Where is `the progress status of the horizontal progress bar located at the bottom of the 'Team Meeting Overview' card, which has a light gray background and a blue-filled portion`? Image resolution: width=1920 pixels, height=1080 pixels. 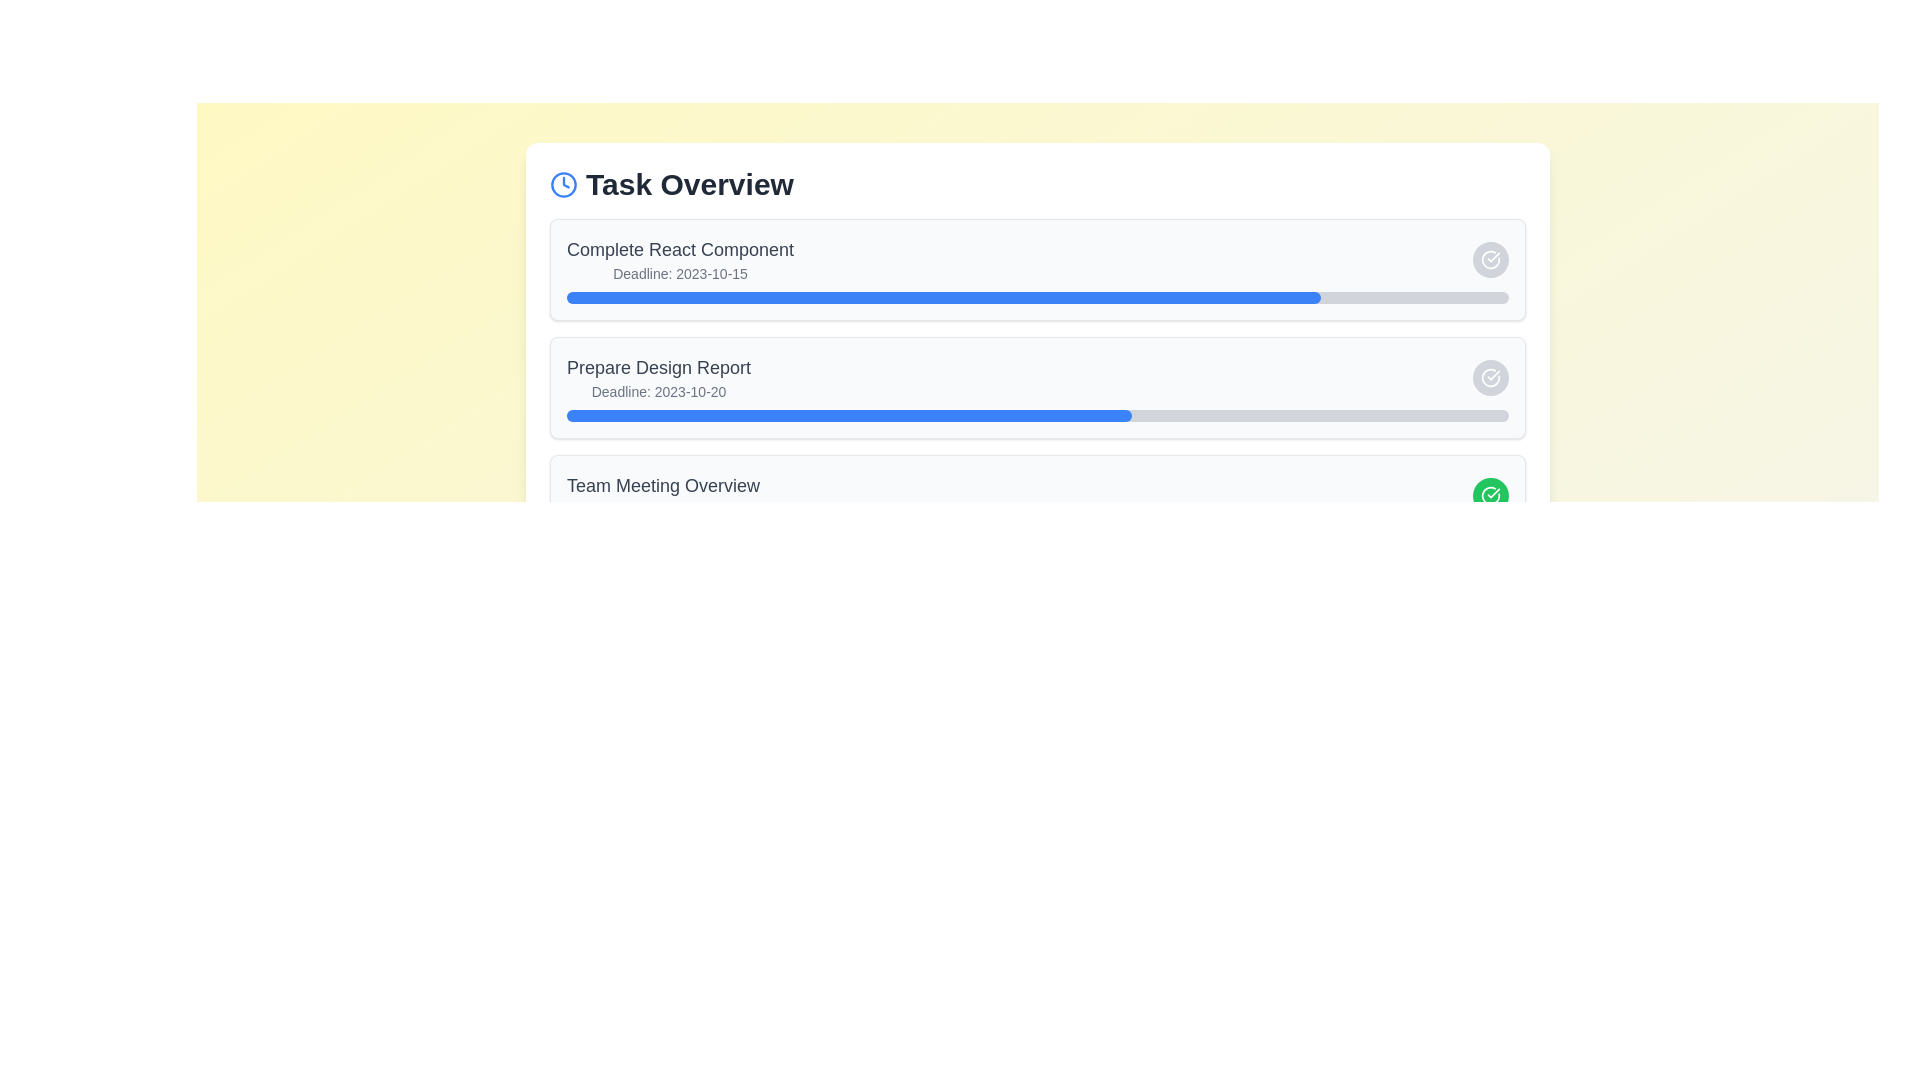 the progress status of the horizontal progress bar located at the bottom of the 'Team Meeting Overview' card, which has a light gray background and a blue-filled portion is located at coordinates (1037, 532).